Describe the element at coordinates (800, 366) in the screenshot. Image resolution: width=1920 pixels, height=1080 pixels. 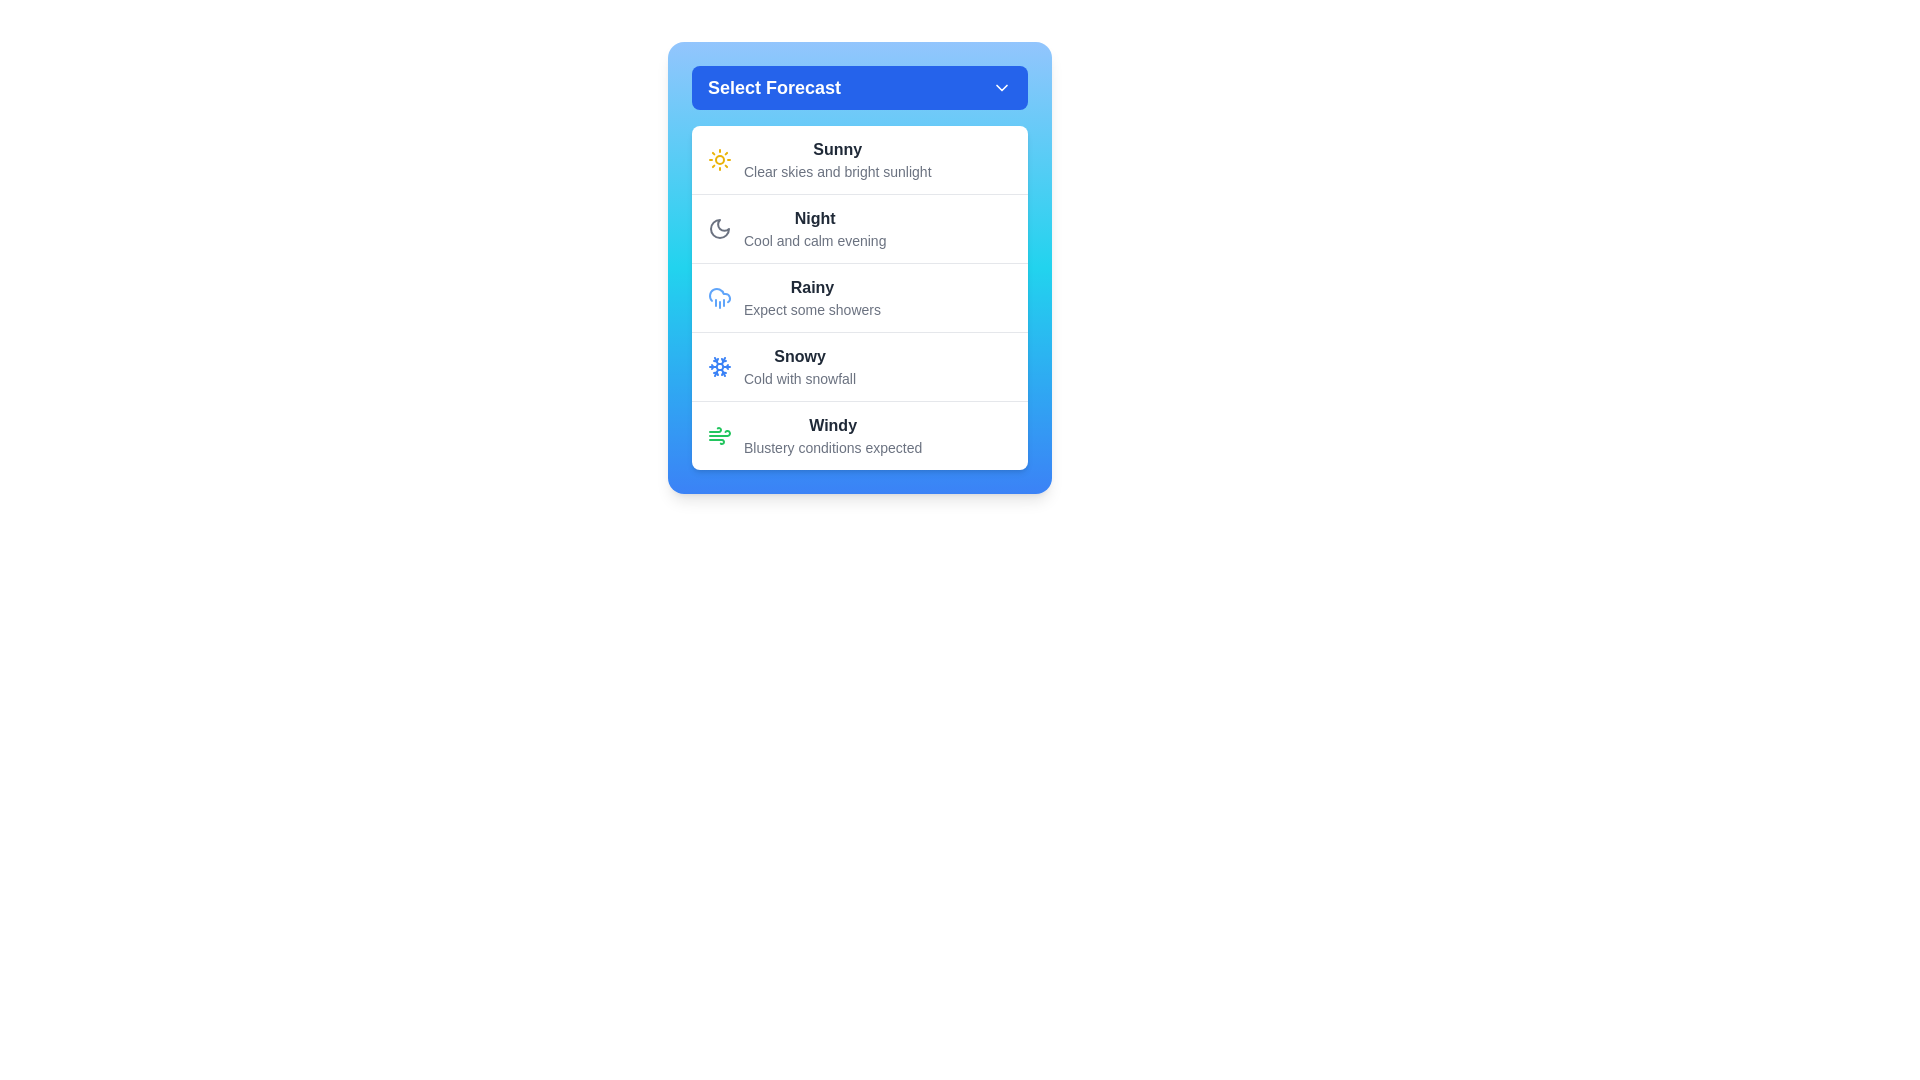
I see `the fourth selectable list item labeled 'Snowy' with the description 'Cold with snowfall'` at that location.